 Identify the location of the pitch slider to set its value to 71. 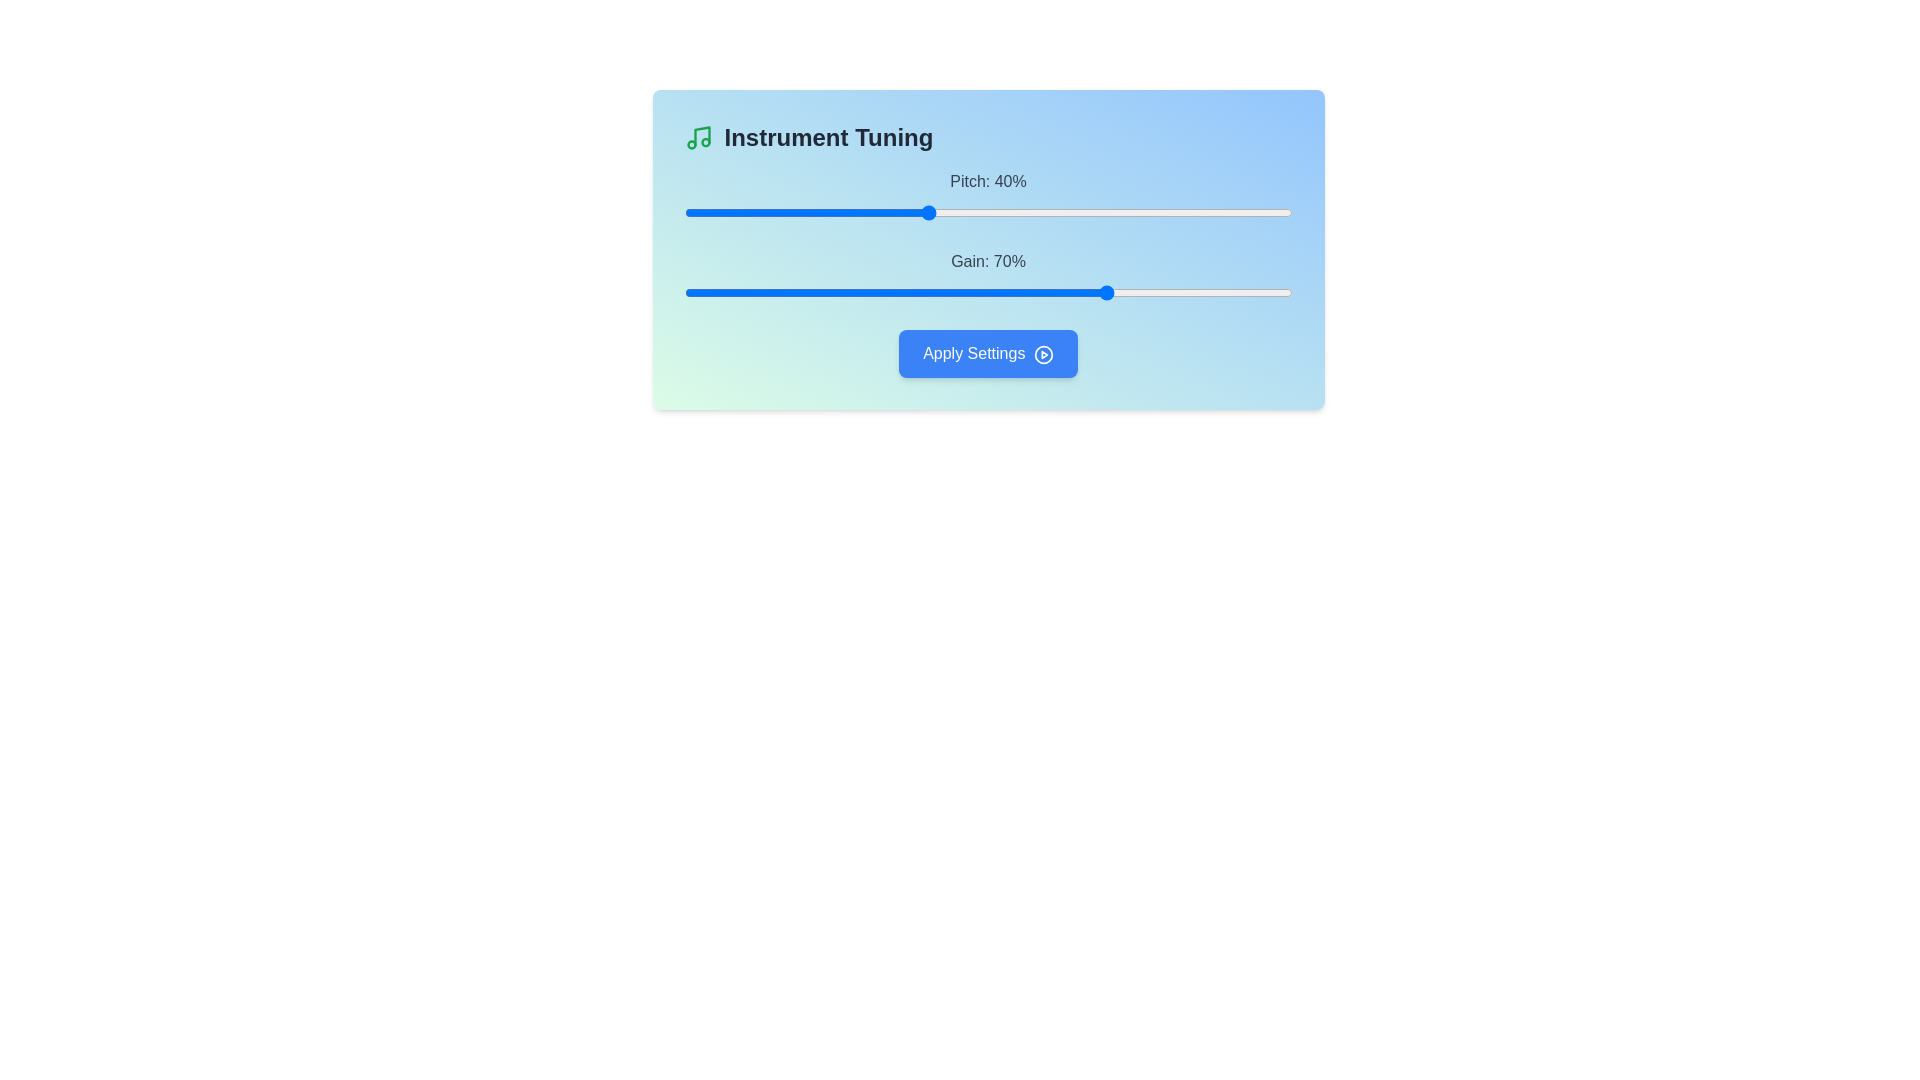
(1115, 212).